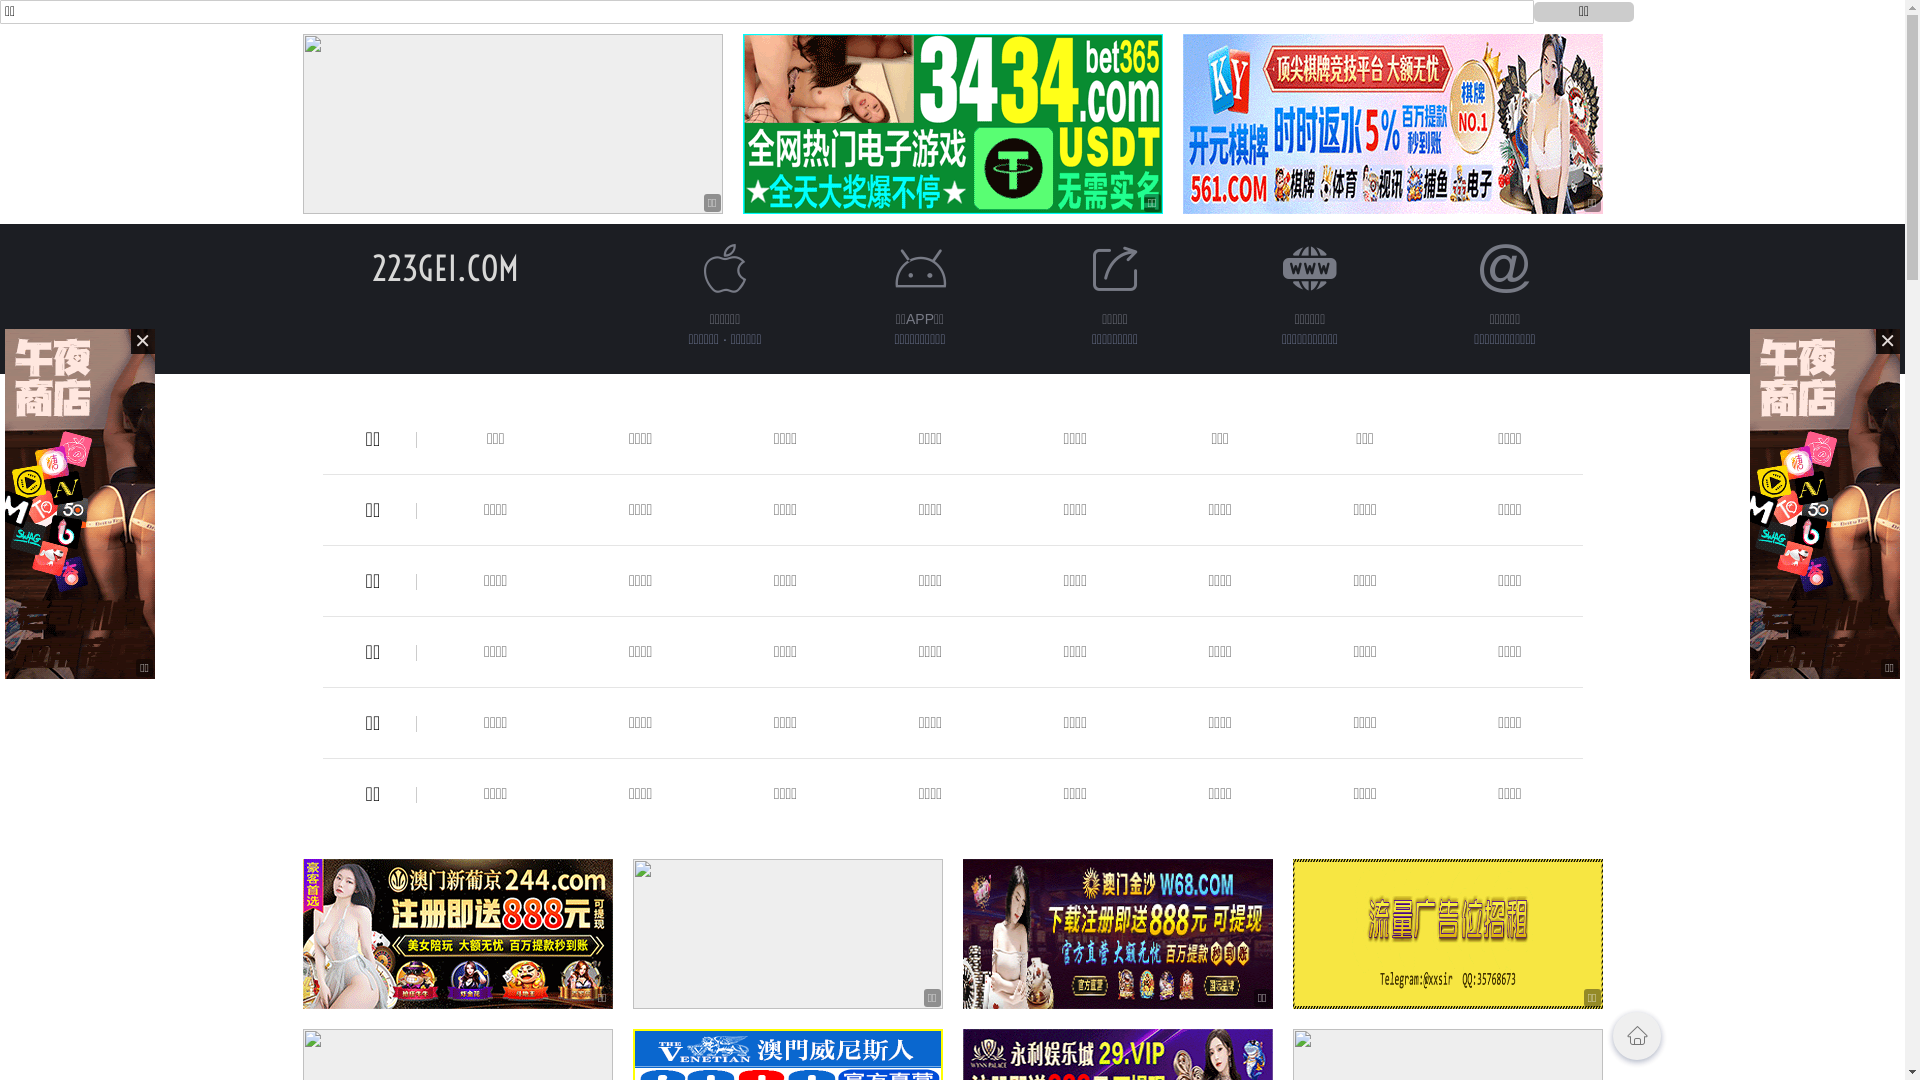  I want to click on '223GEI.COM', so click(444, 267).